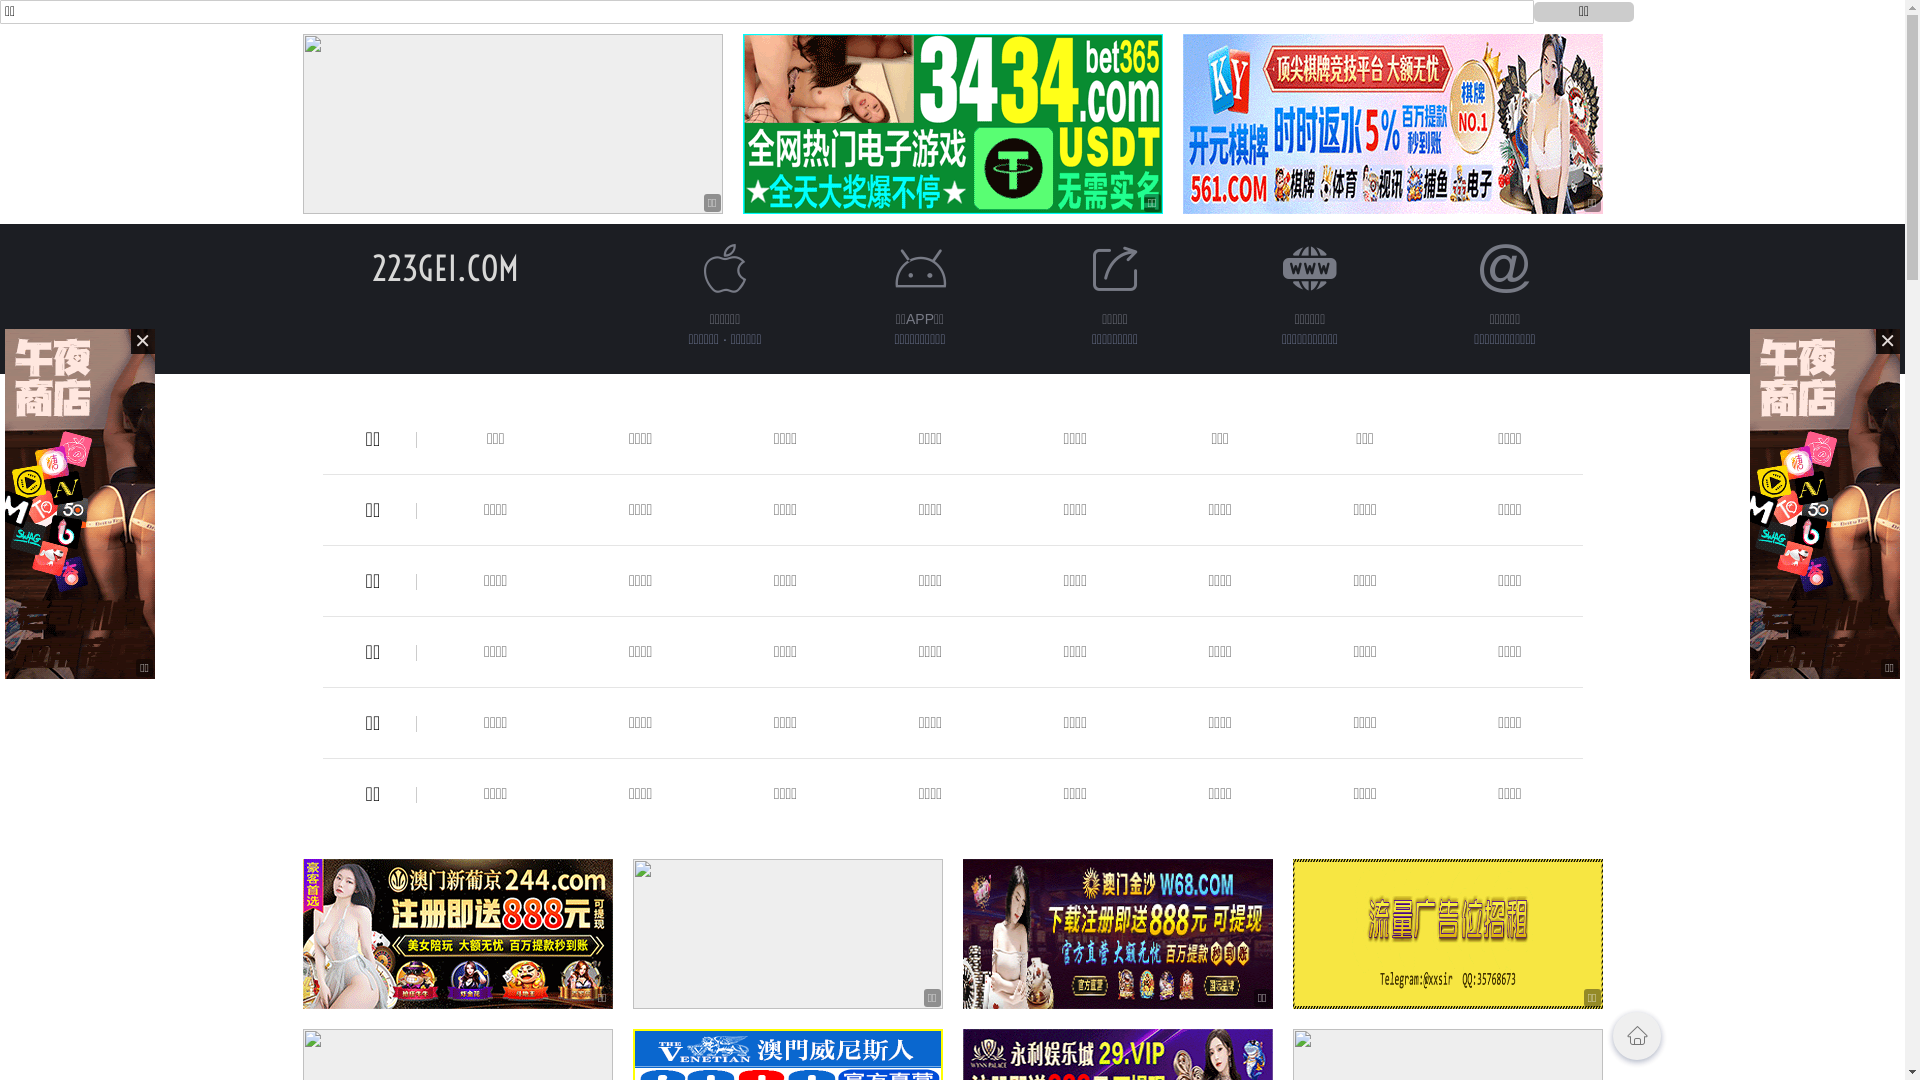  I want to click on '223GEI.COM', so click(444, 267).